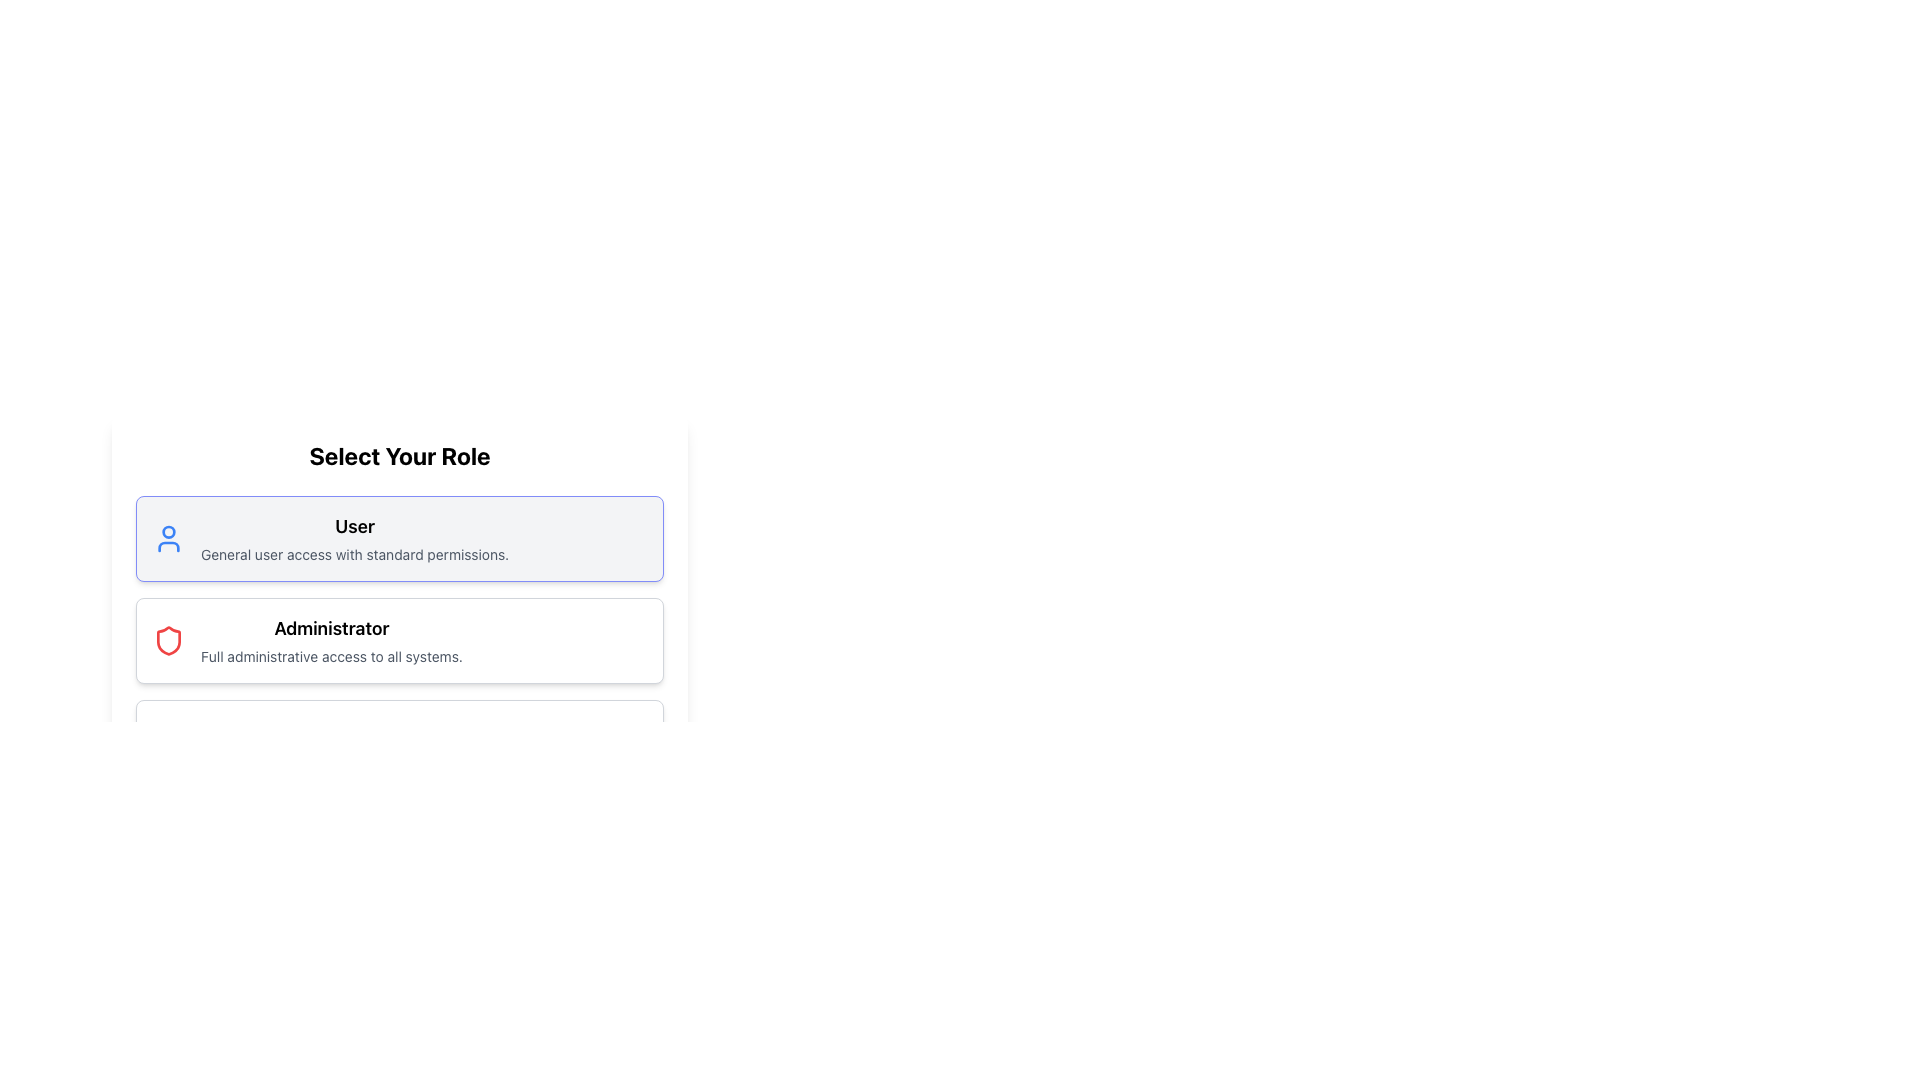  I want to click on the Text Label that describes the 'Administrator' role, located directly below the 'Administrator' text in the 'Select Your Role' interface, so click(331, 656).